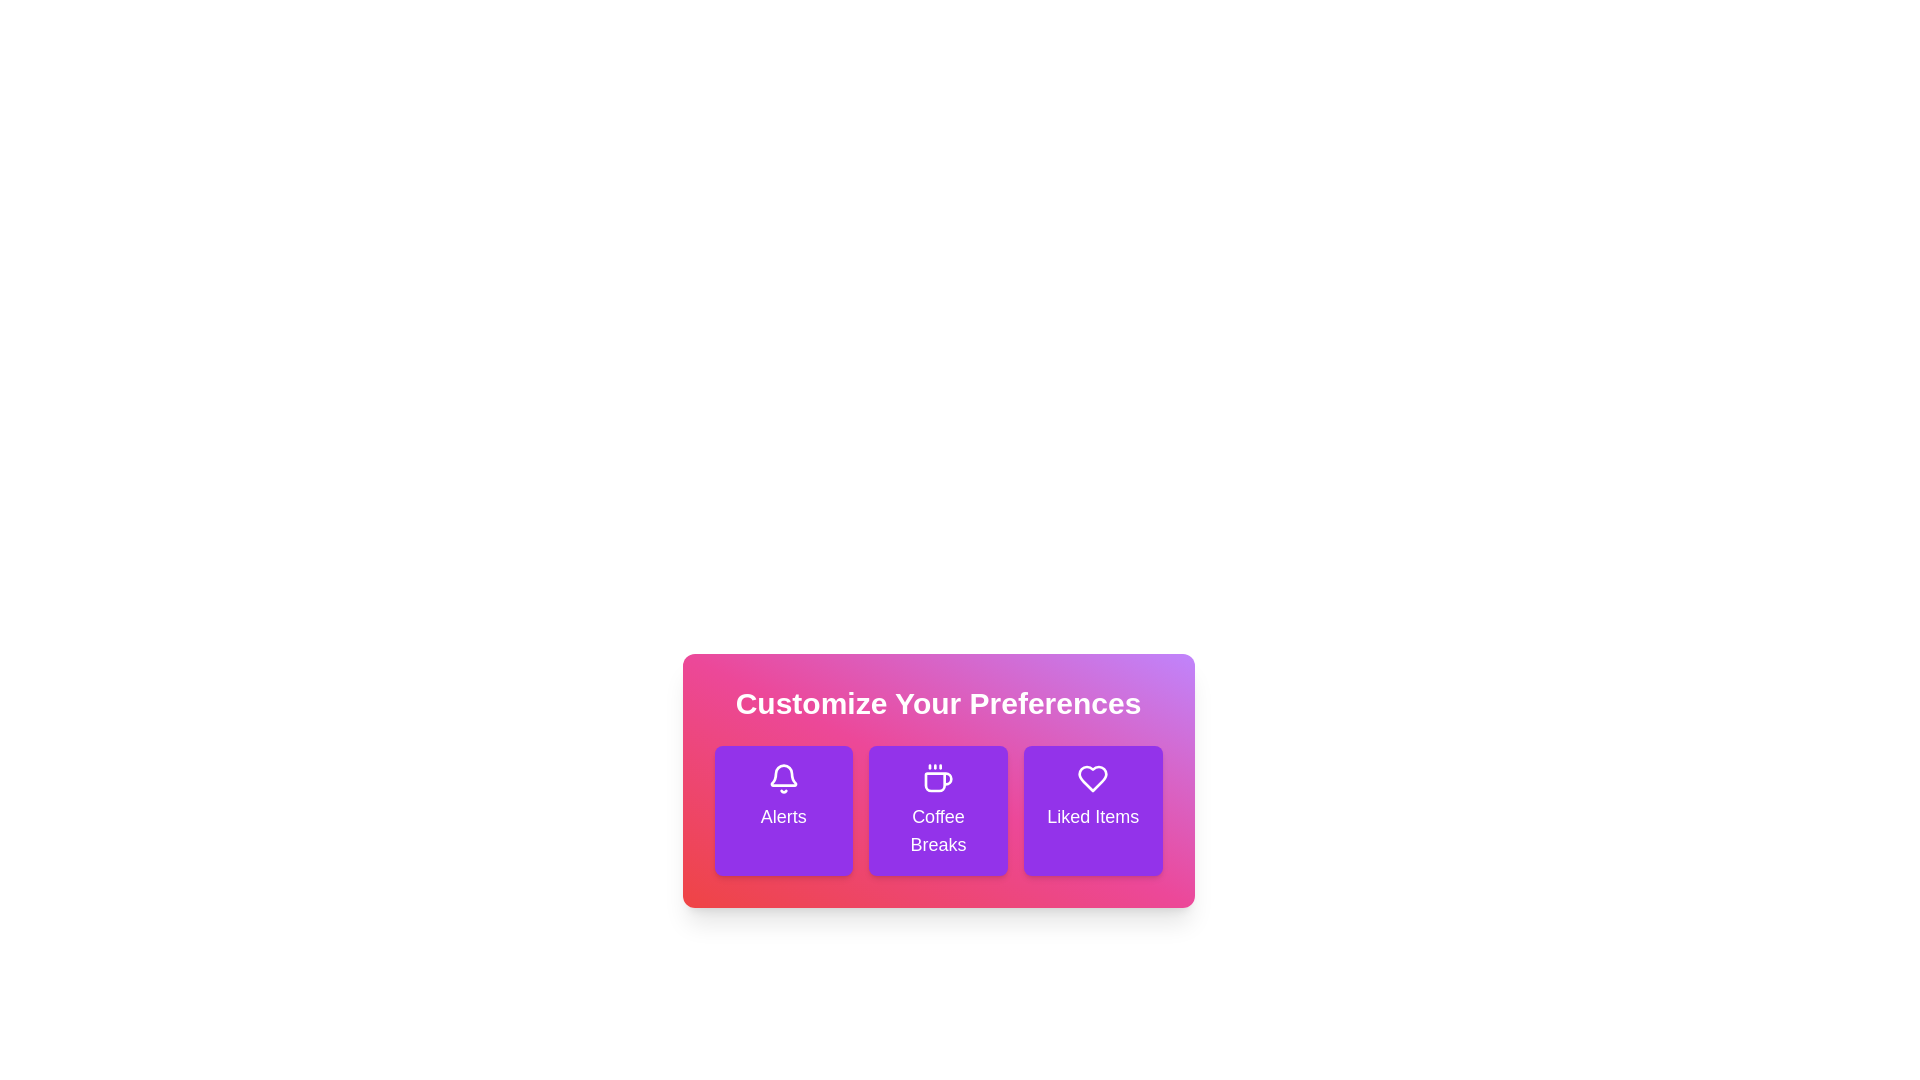 The width and height of the screenshot is (1920, 1080). What do you see at coordinates (938, 781) in the screenshot?
I see `the coffee cup icon located within the 'Coffee Breaks' button, which is centered in a group of three options labeled 'Alerts', 'Coffee Breaks', and 'Liked Items'` at bounding box center [938, 781].